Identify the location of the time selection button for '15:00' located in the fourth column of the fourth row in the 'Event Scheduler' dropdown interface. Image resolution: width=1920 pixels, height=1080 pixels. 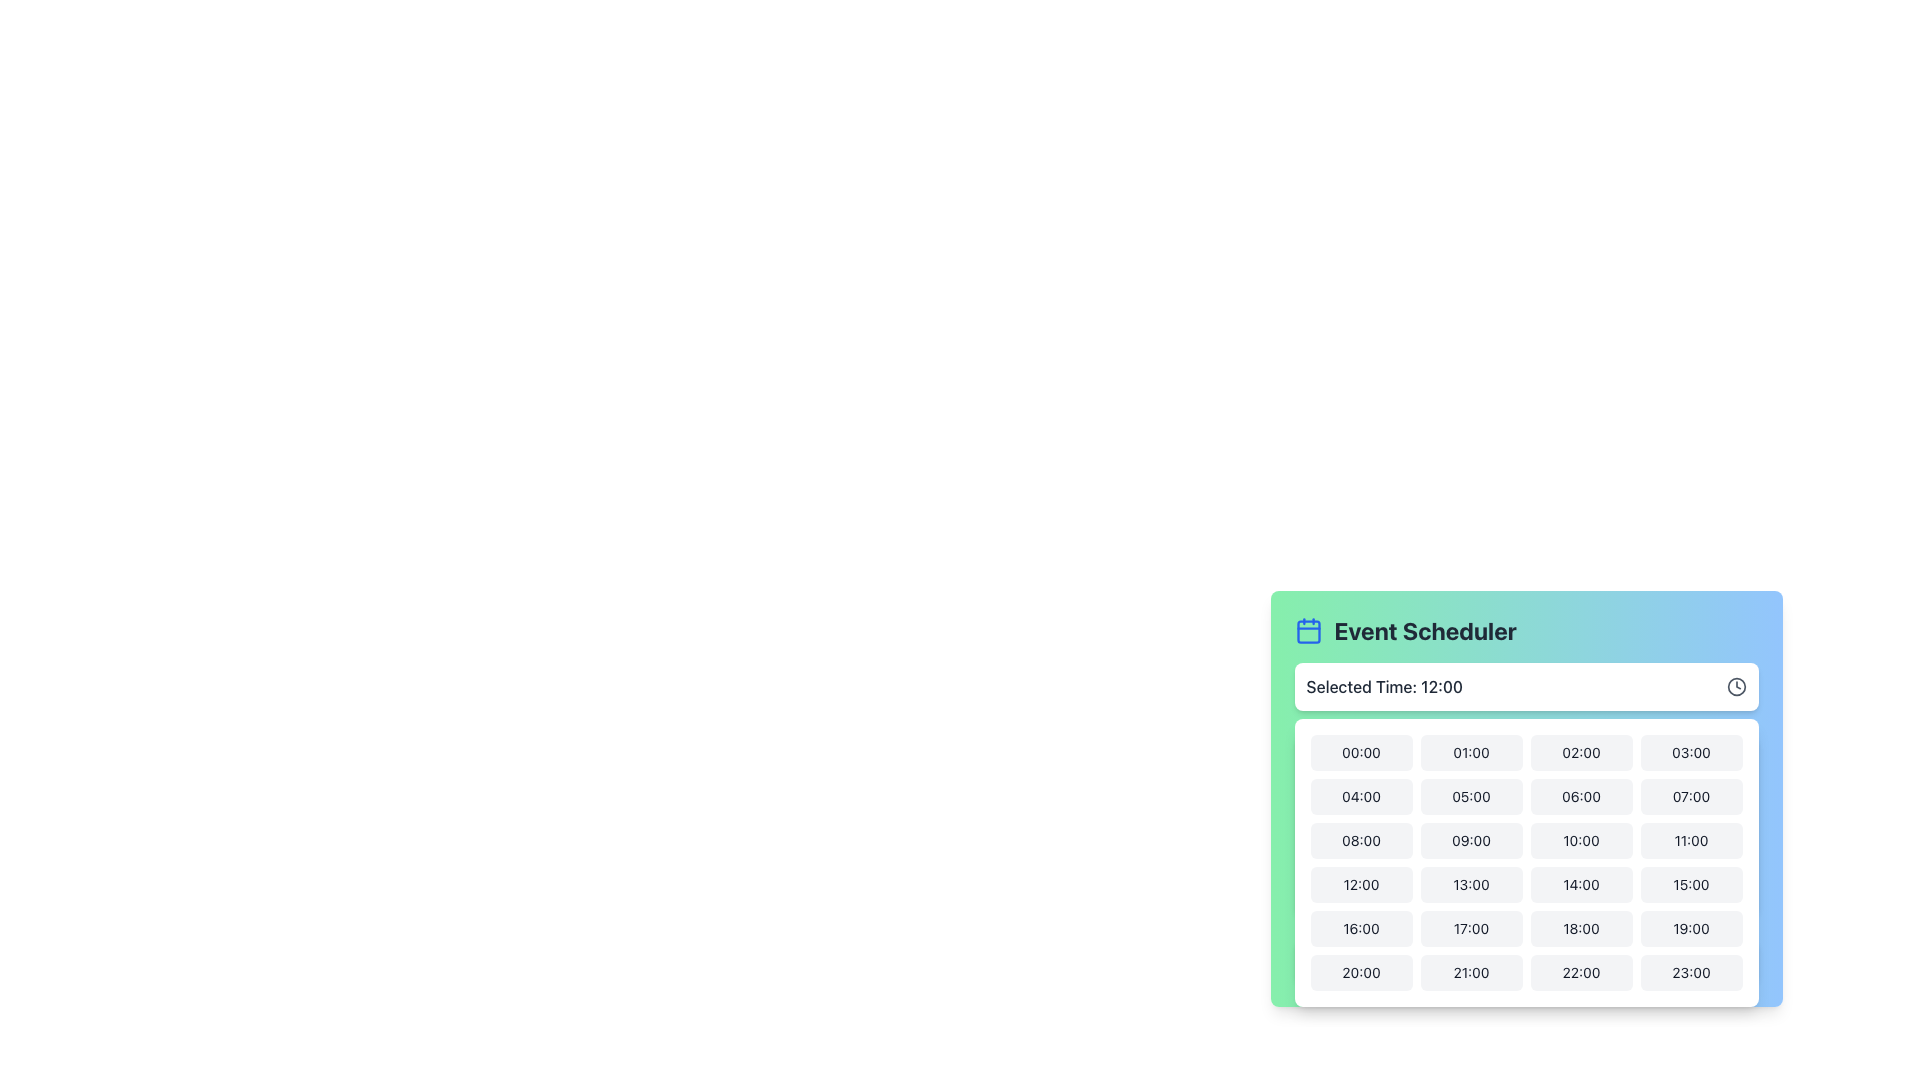
(1690, 883).